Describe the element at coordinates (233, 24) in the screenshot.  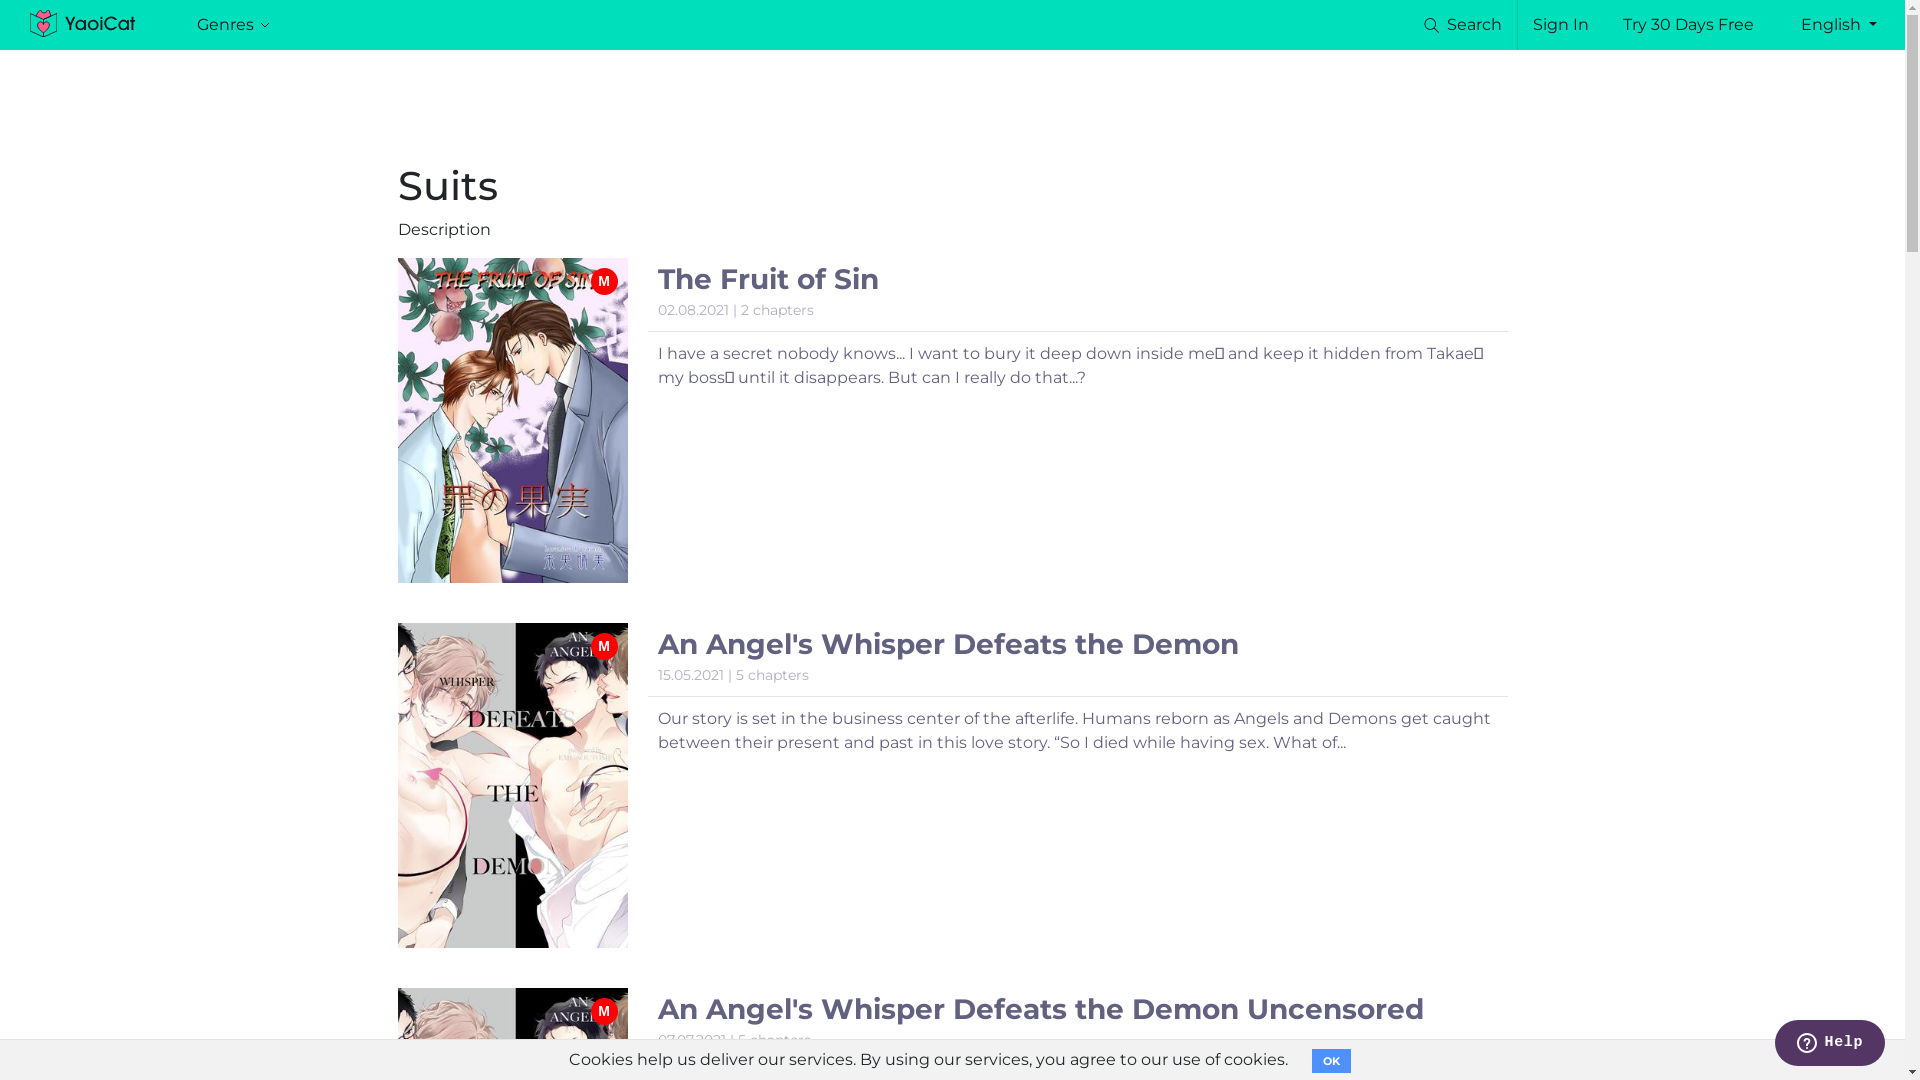
I see `'Genres` at that location.